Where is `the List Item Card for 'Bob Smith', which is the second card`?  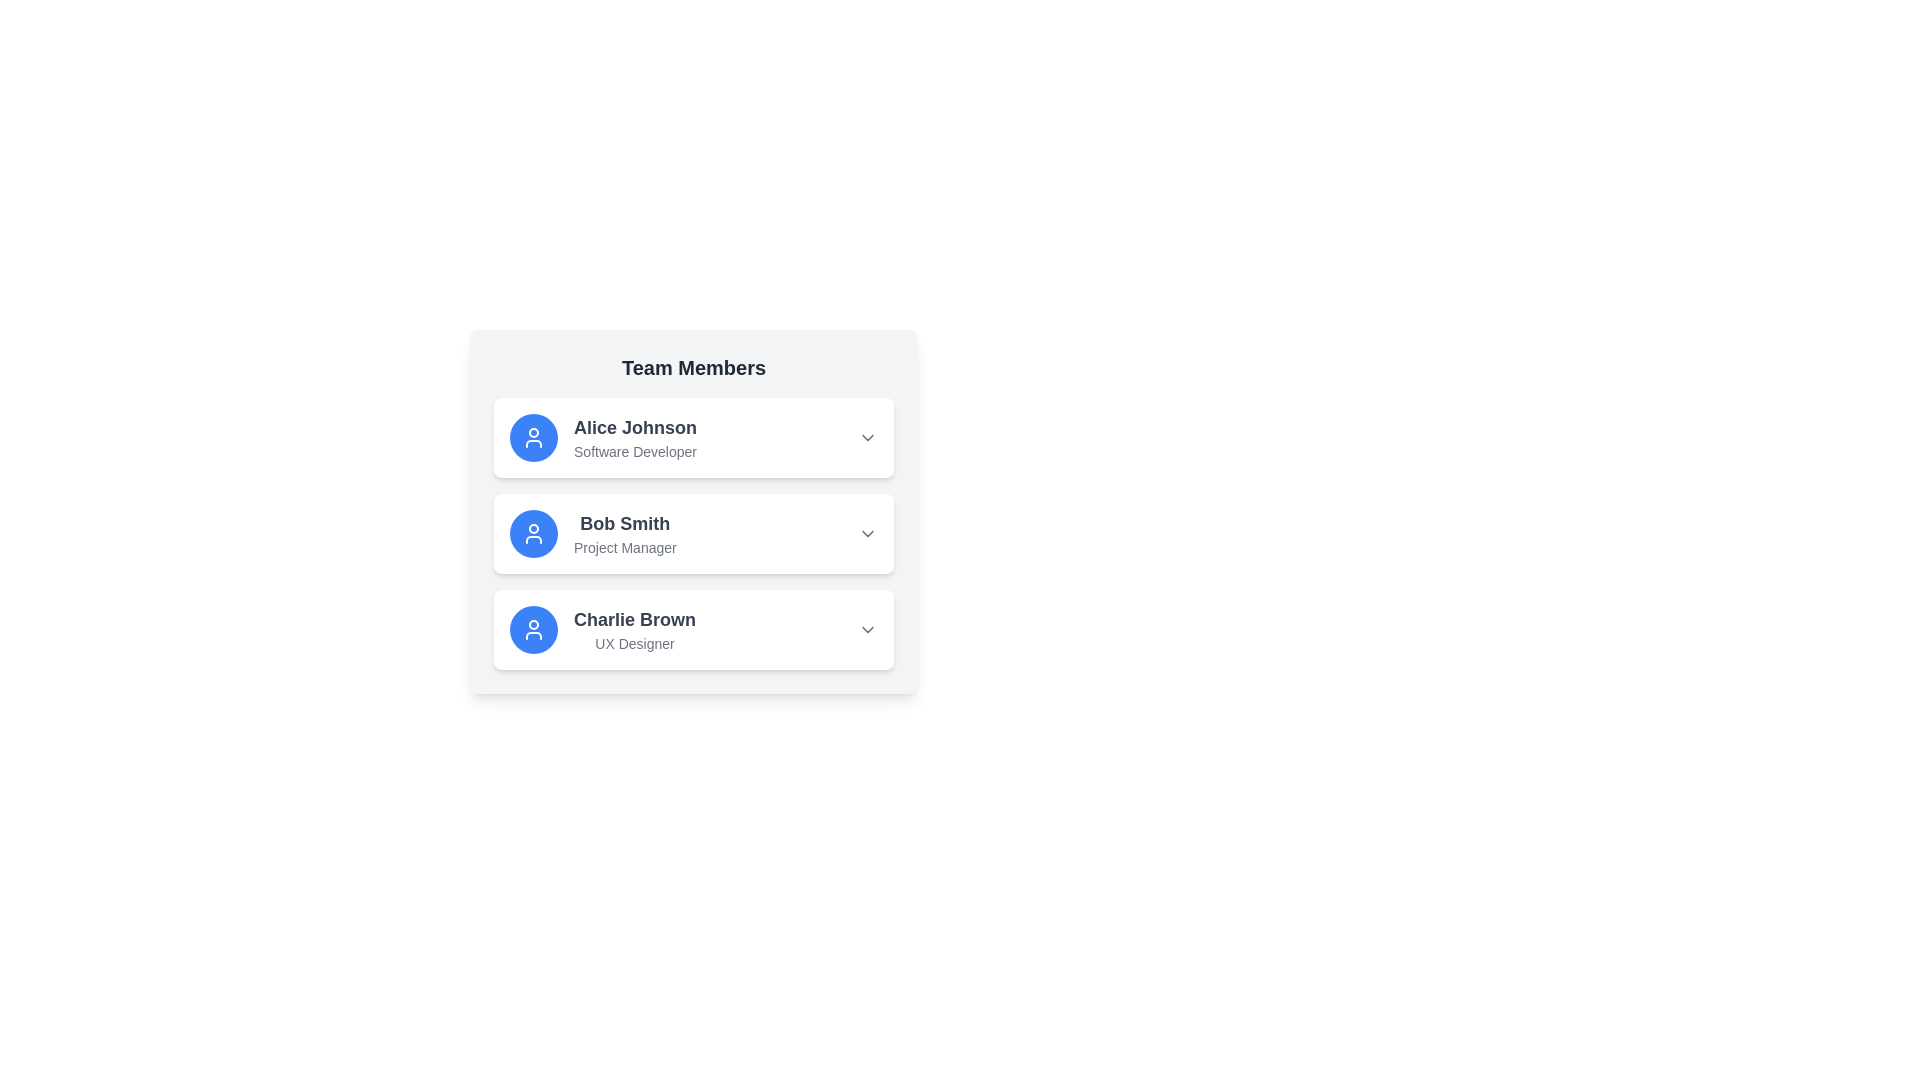
the List Item Card for 'Bob Smith', which is the second card is located at coordinates (694, 511).